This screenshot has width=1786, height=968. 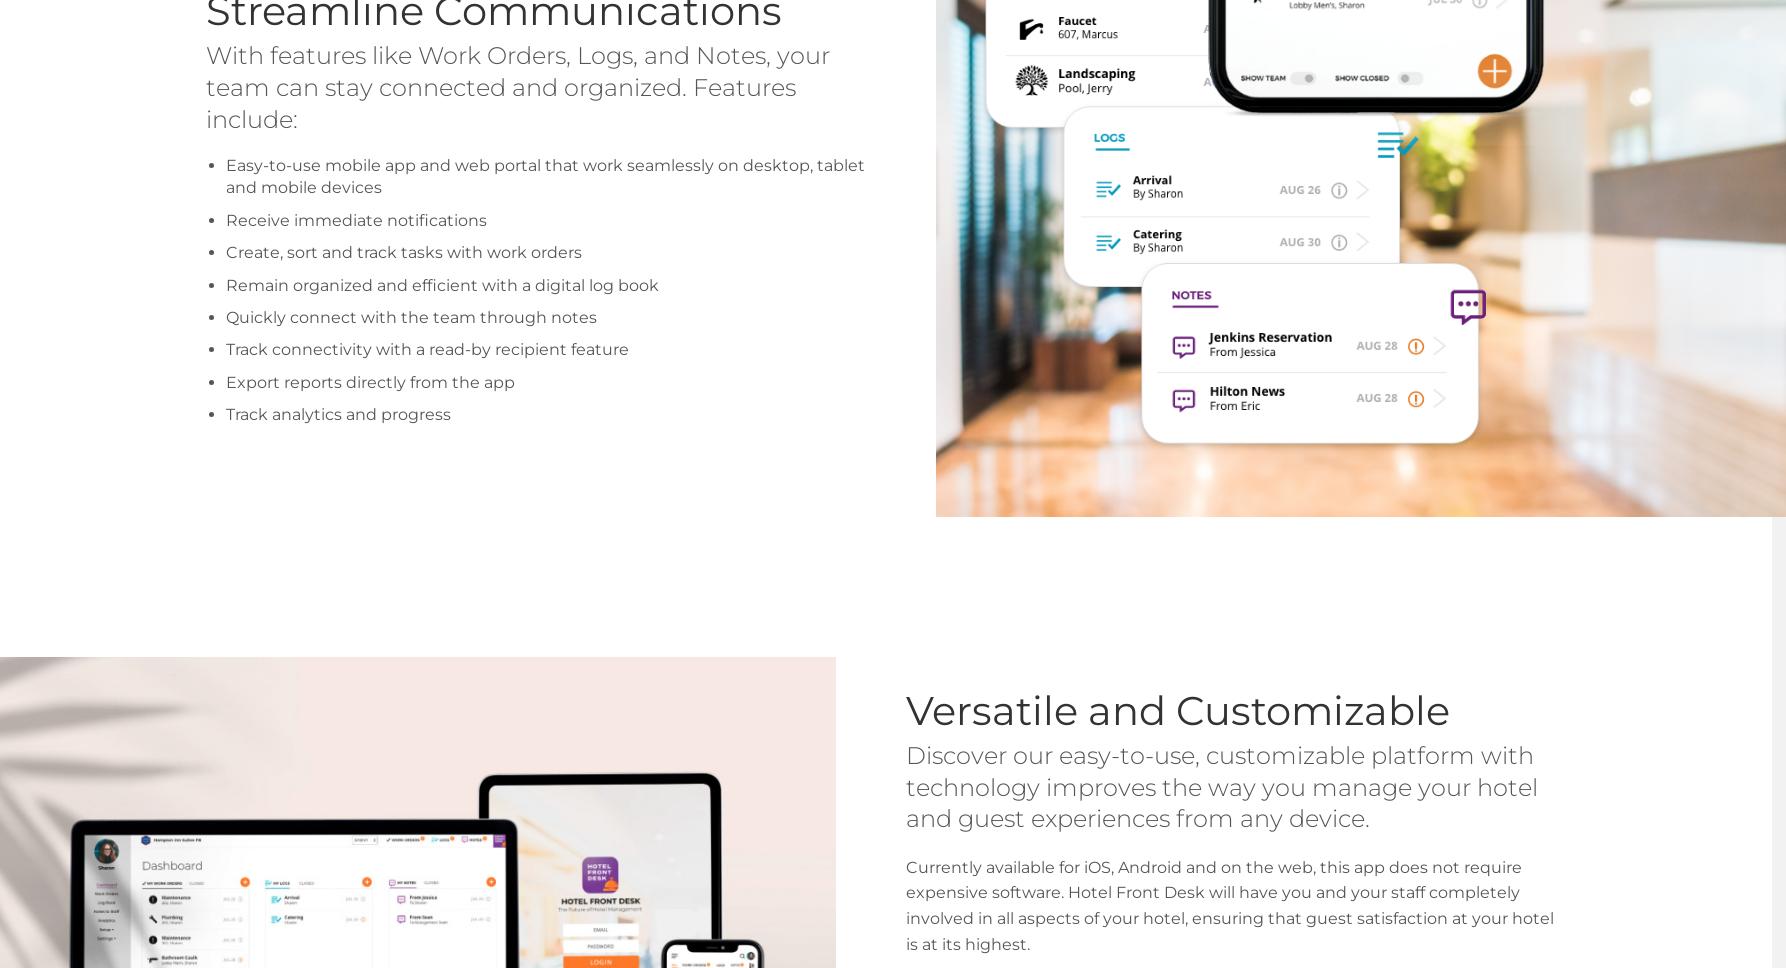 What do you see at coordinates (516, 87) in the screenshot?
I see `'With features like Work Orders, Logs, and Notes, your team can stay connected and organized. Features include:'` at bounding box center [516, 87].